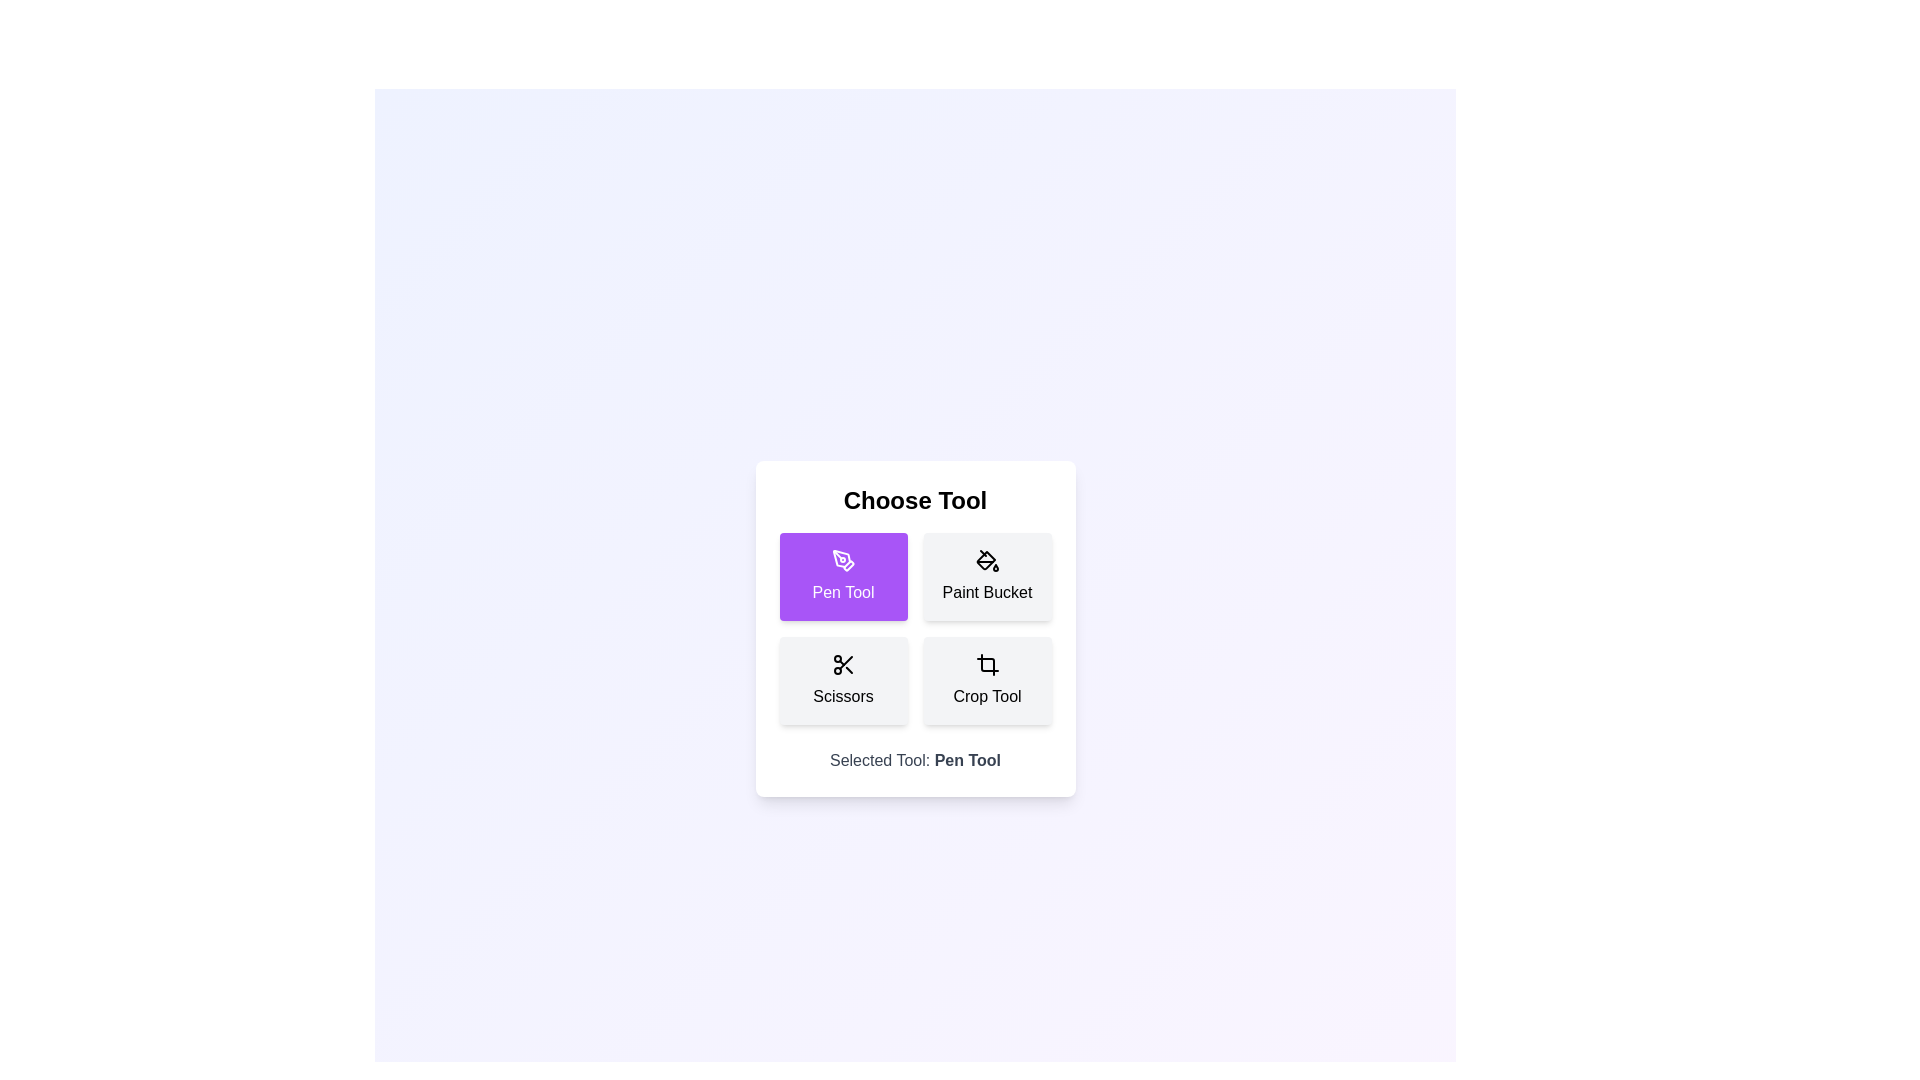 Image resolution: width=1920 pixels, height=1080 pixels. What do you see at coordinates (843, 577) in the screenshot?
I see `the tool Pen Tool by clicking on its corresponding button` at bounding box center [843, 577].